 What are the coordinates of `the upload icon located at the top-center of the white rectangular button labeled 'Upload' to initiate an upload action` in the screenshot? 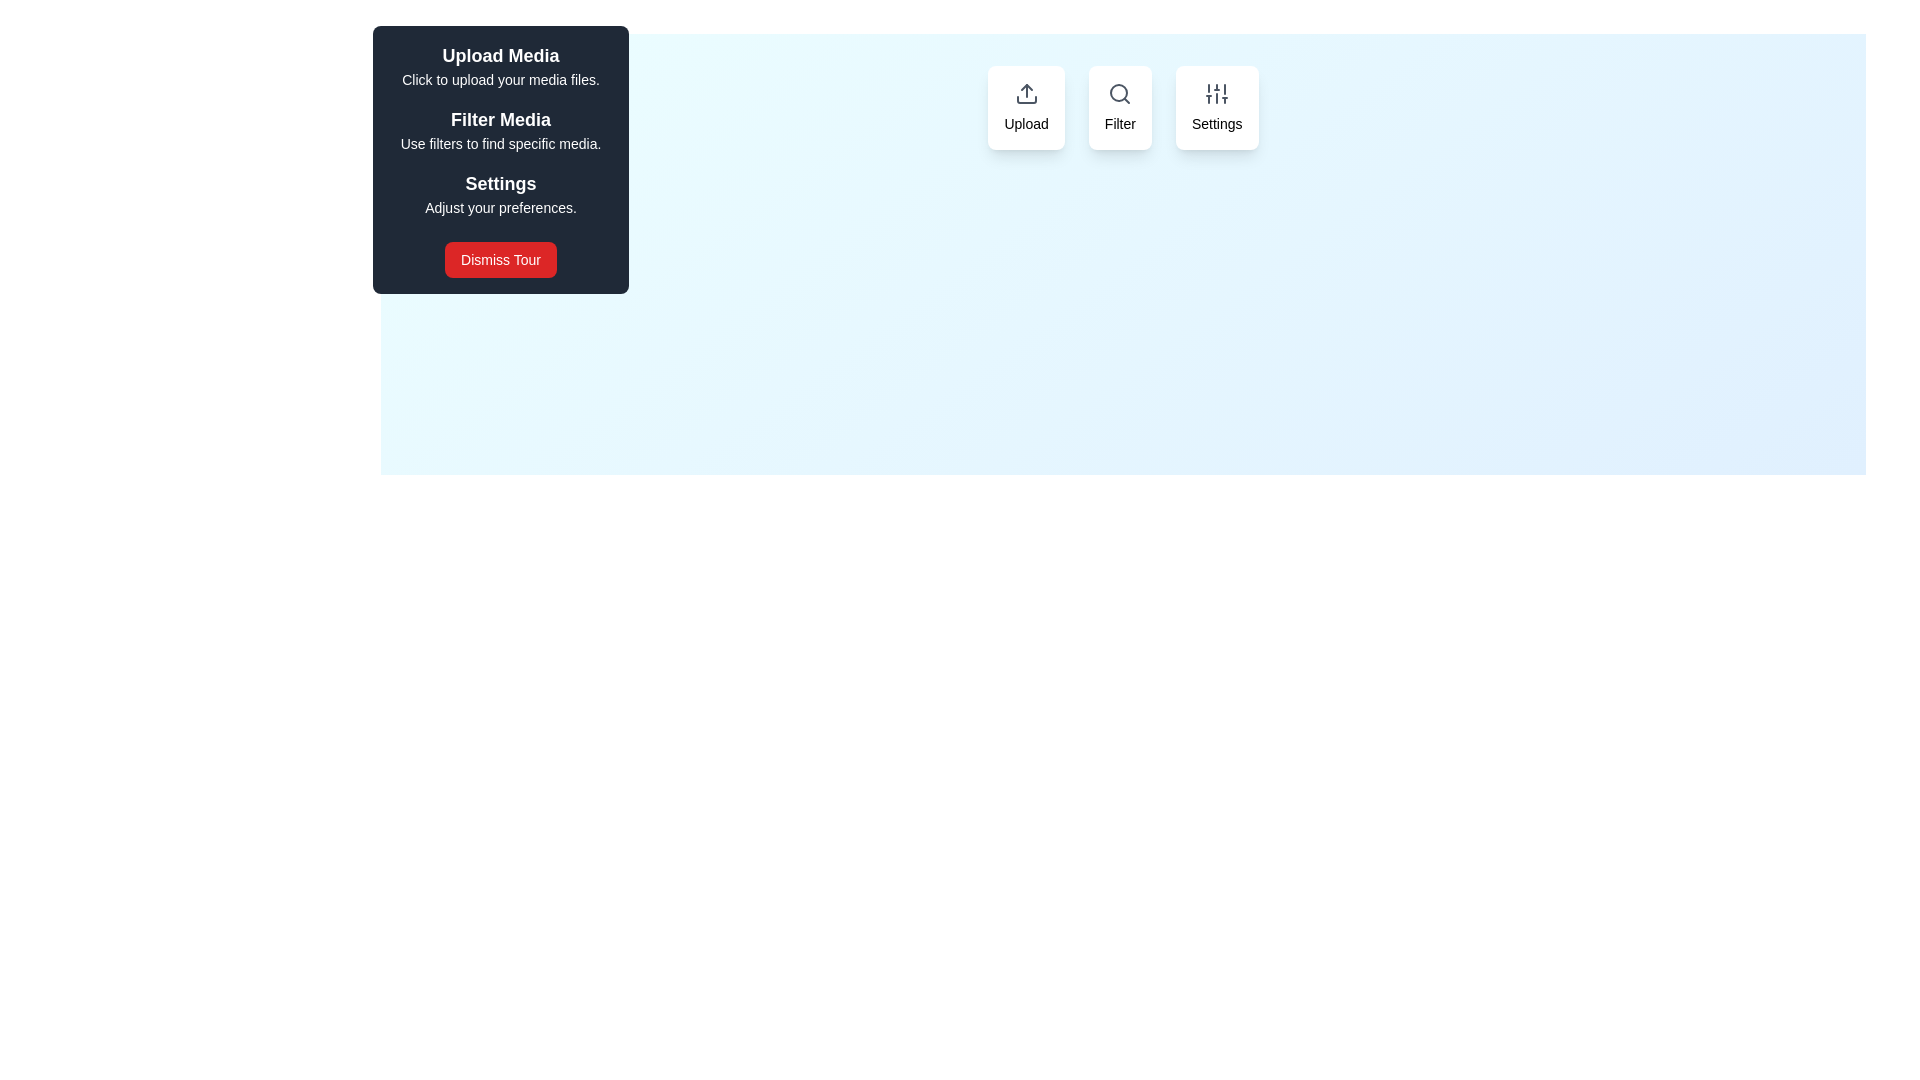 It's located at (1026, 93).